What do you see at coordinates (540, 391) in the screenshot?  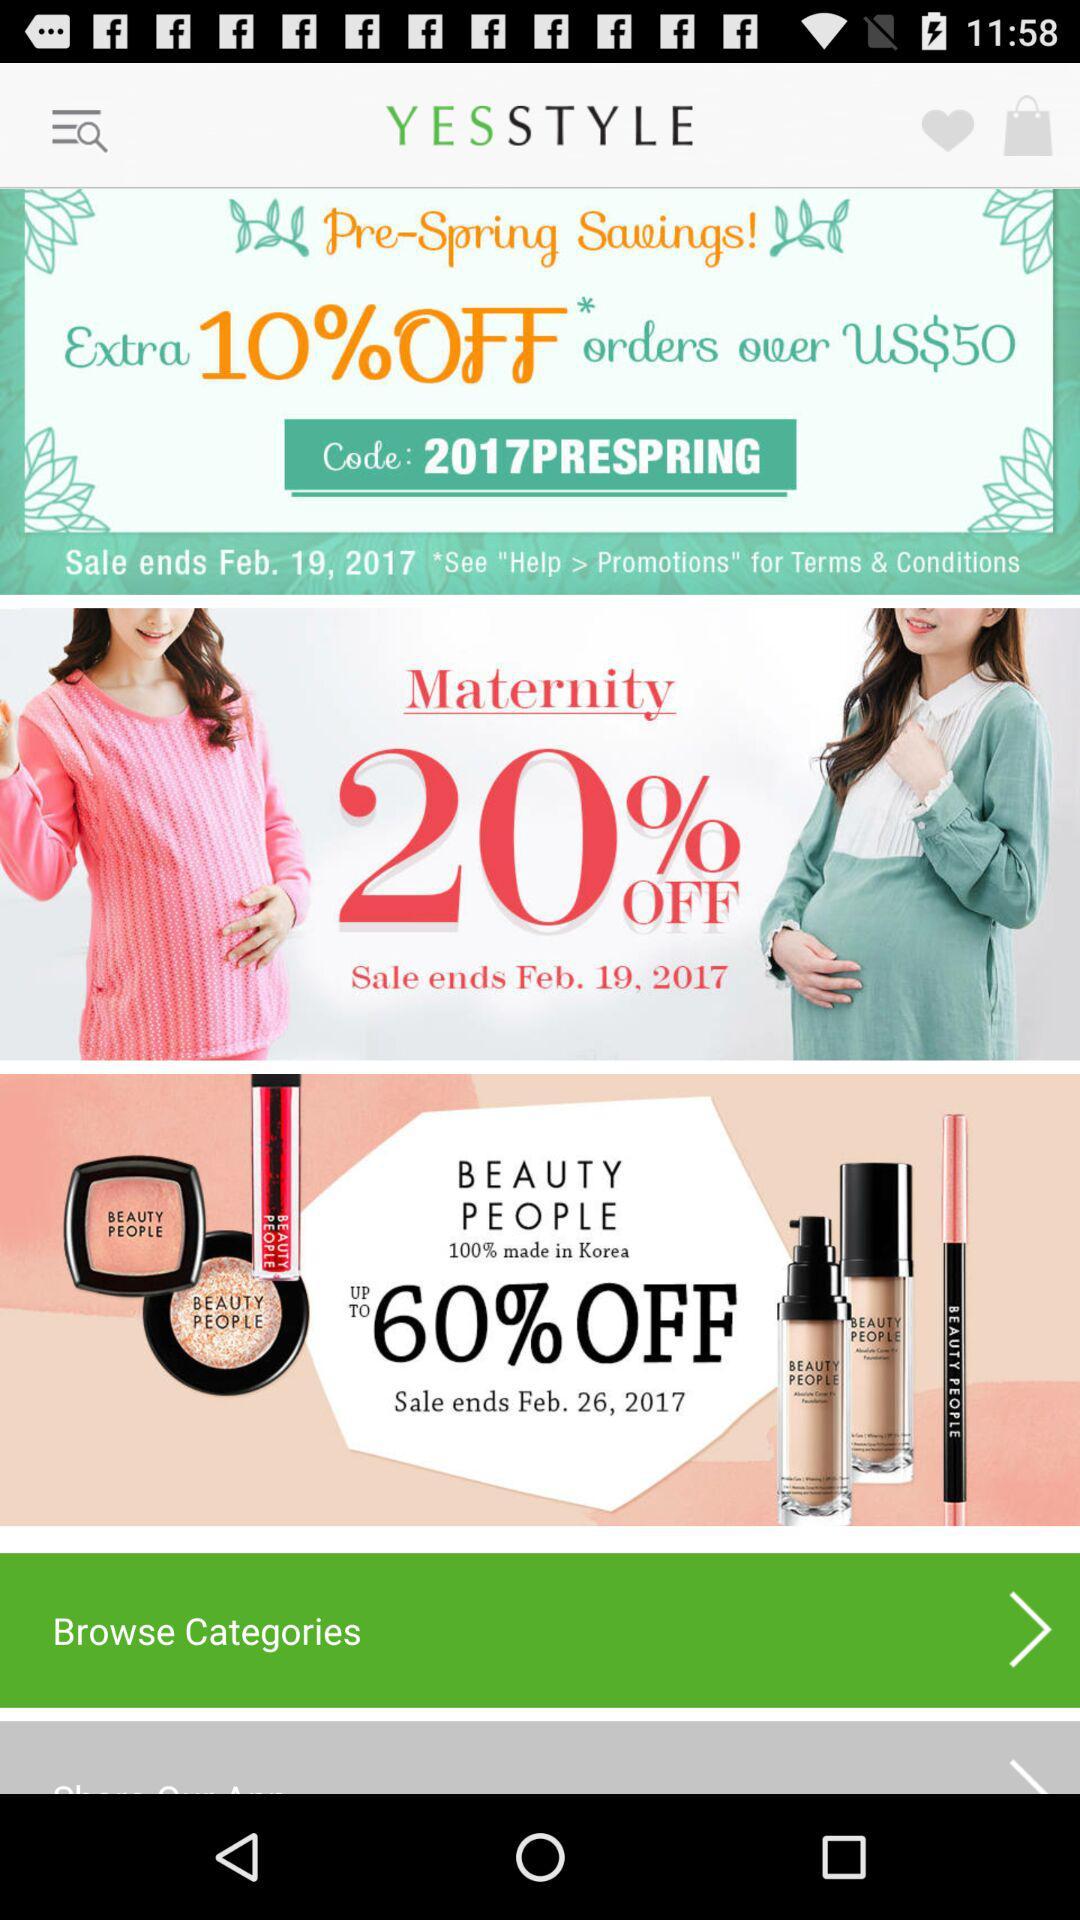 I see `get coupon` at bounding box center [540, 391].